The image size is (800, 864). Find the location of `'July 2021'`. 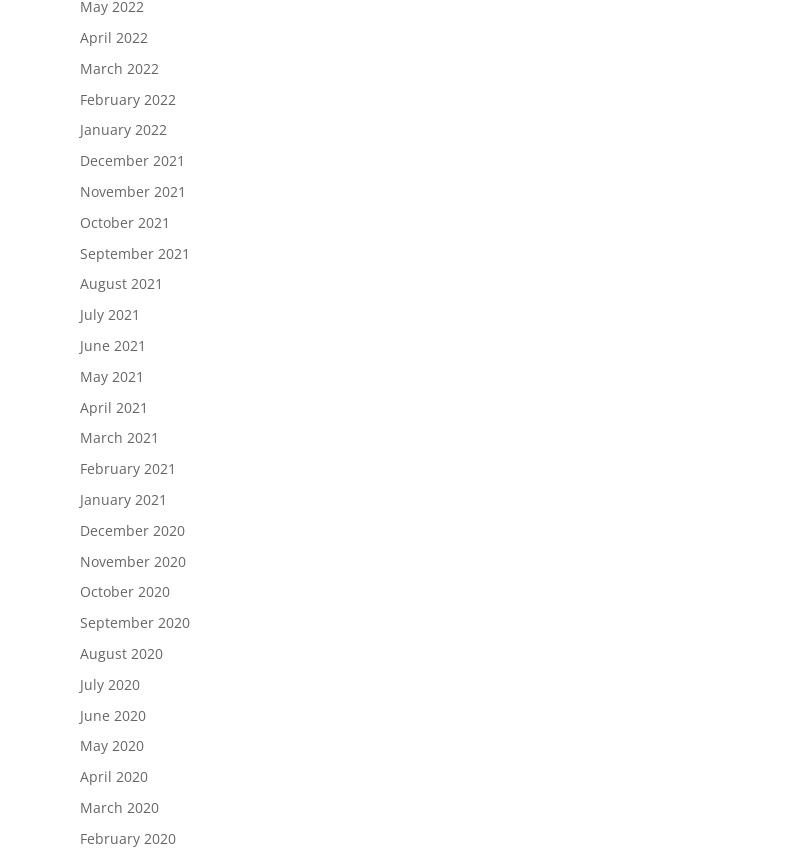

'July 2021' is located at coordinates (109, 314).